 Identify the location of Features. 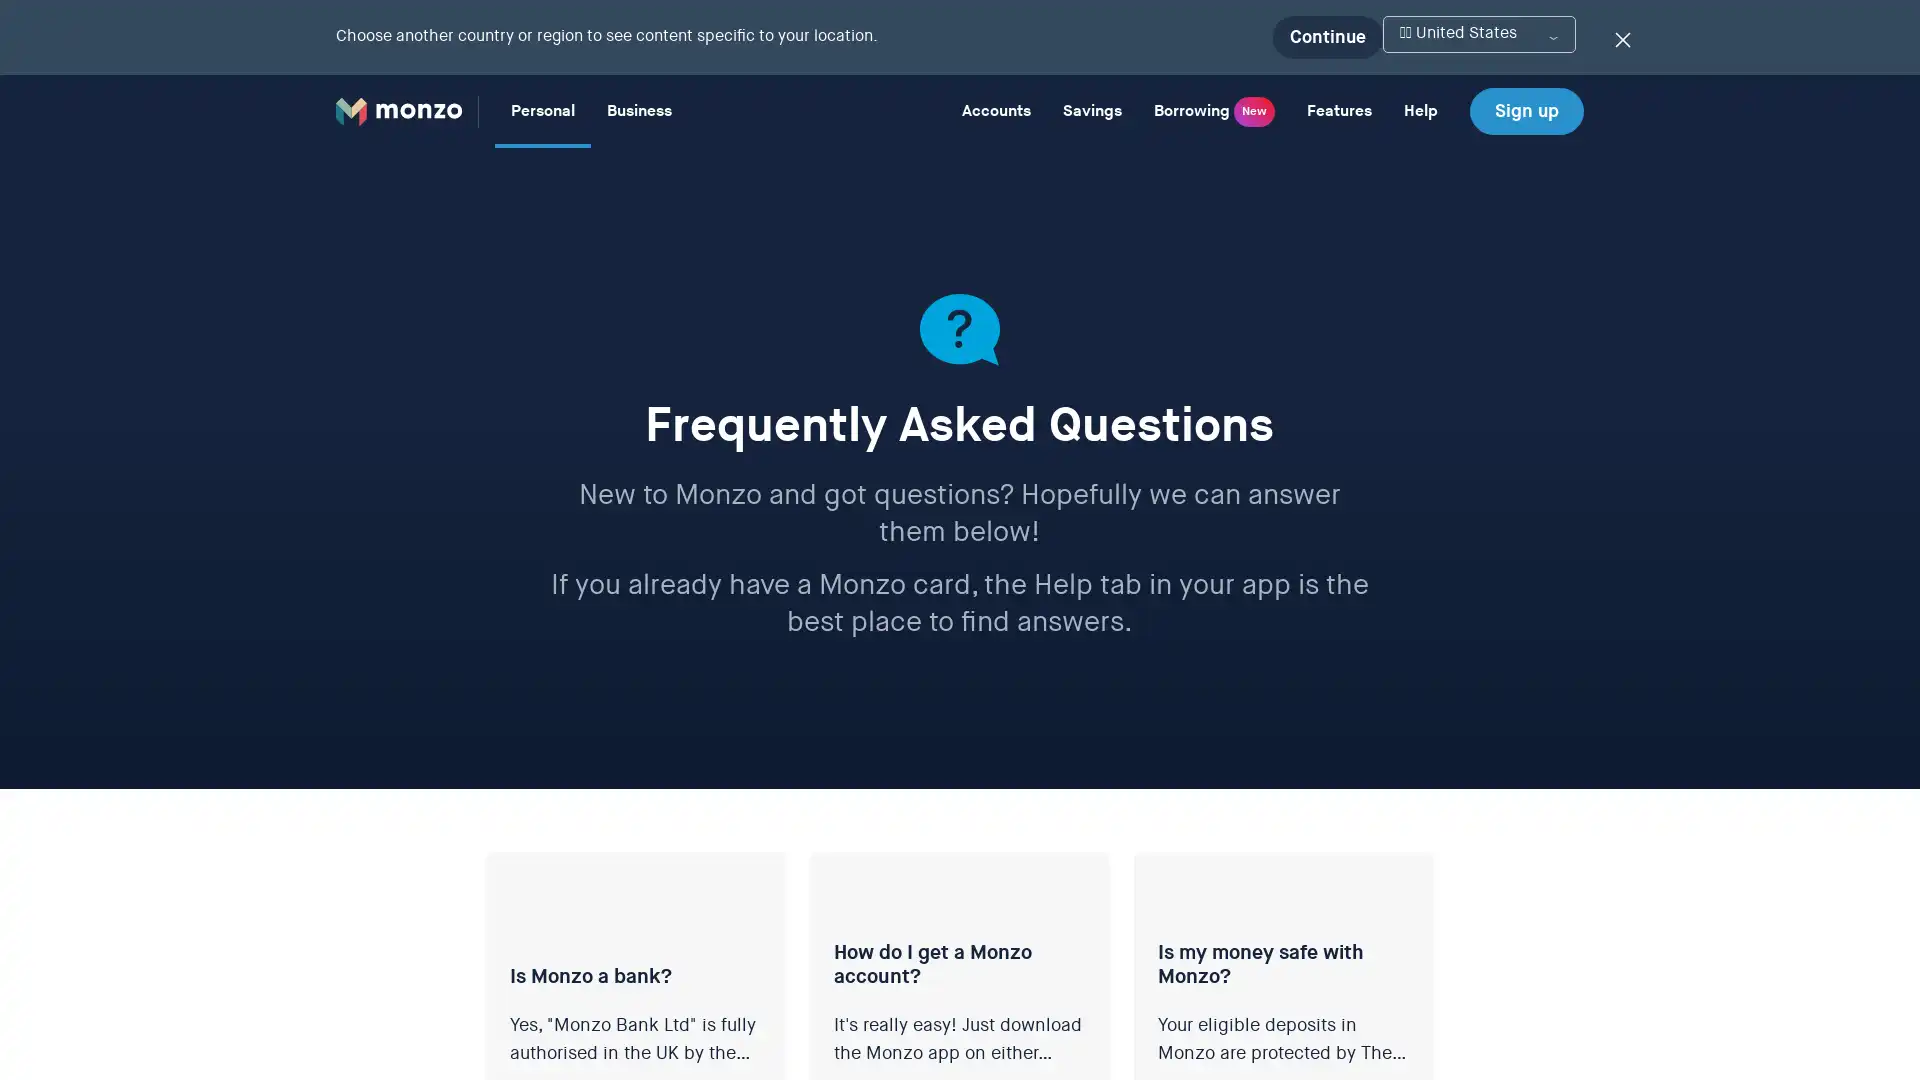
(1339, 111).